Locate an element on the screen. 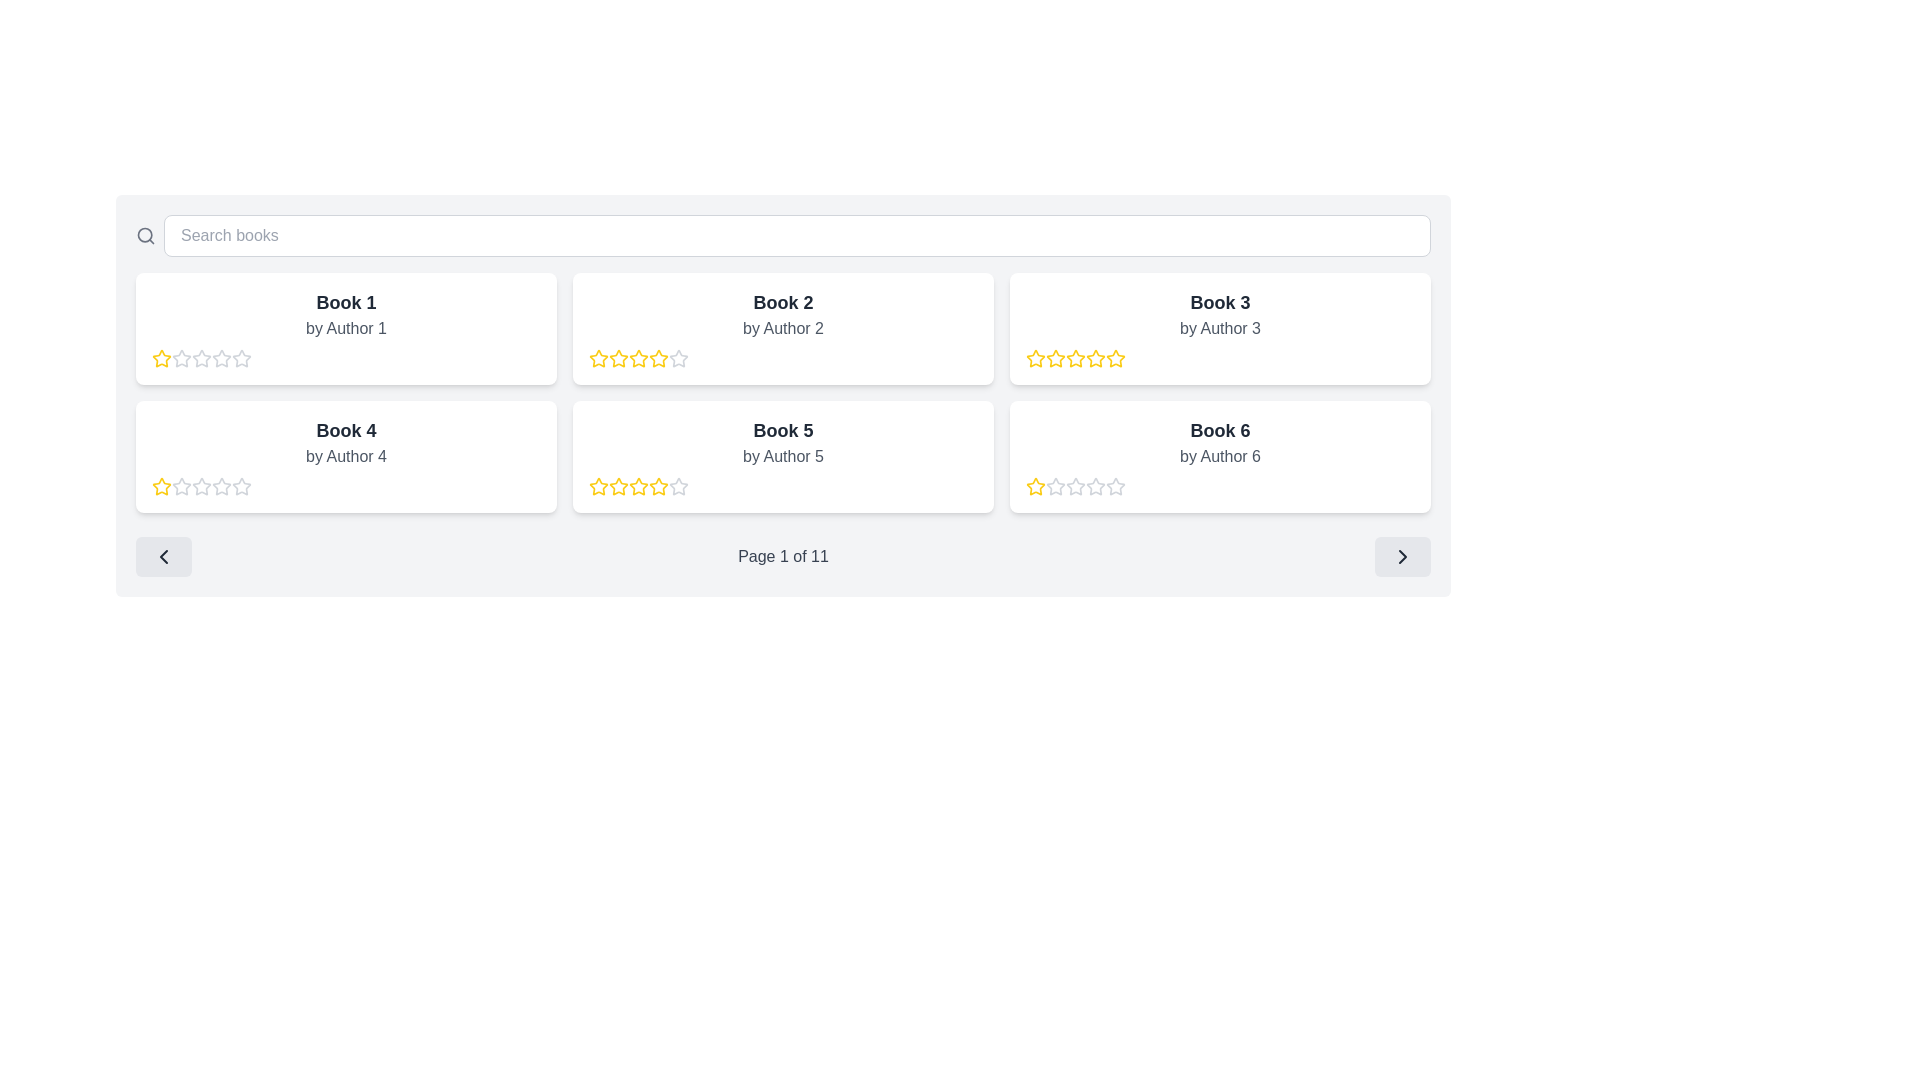 This screenshot has height=1080, width=1920. the first rating star icon located below the card for 'Book 2 by Author 2' in the second column of the first row of books displayed is located at coordinates (598, 357).